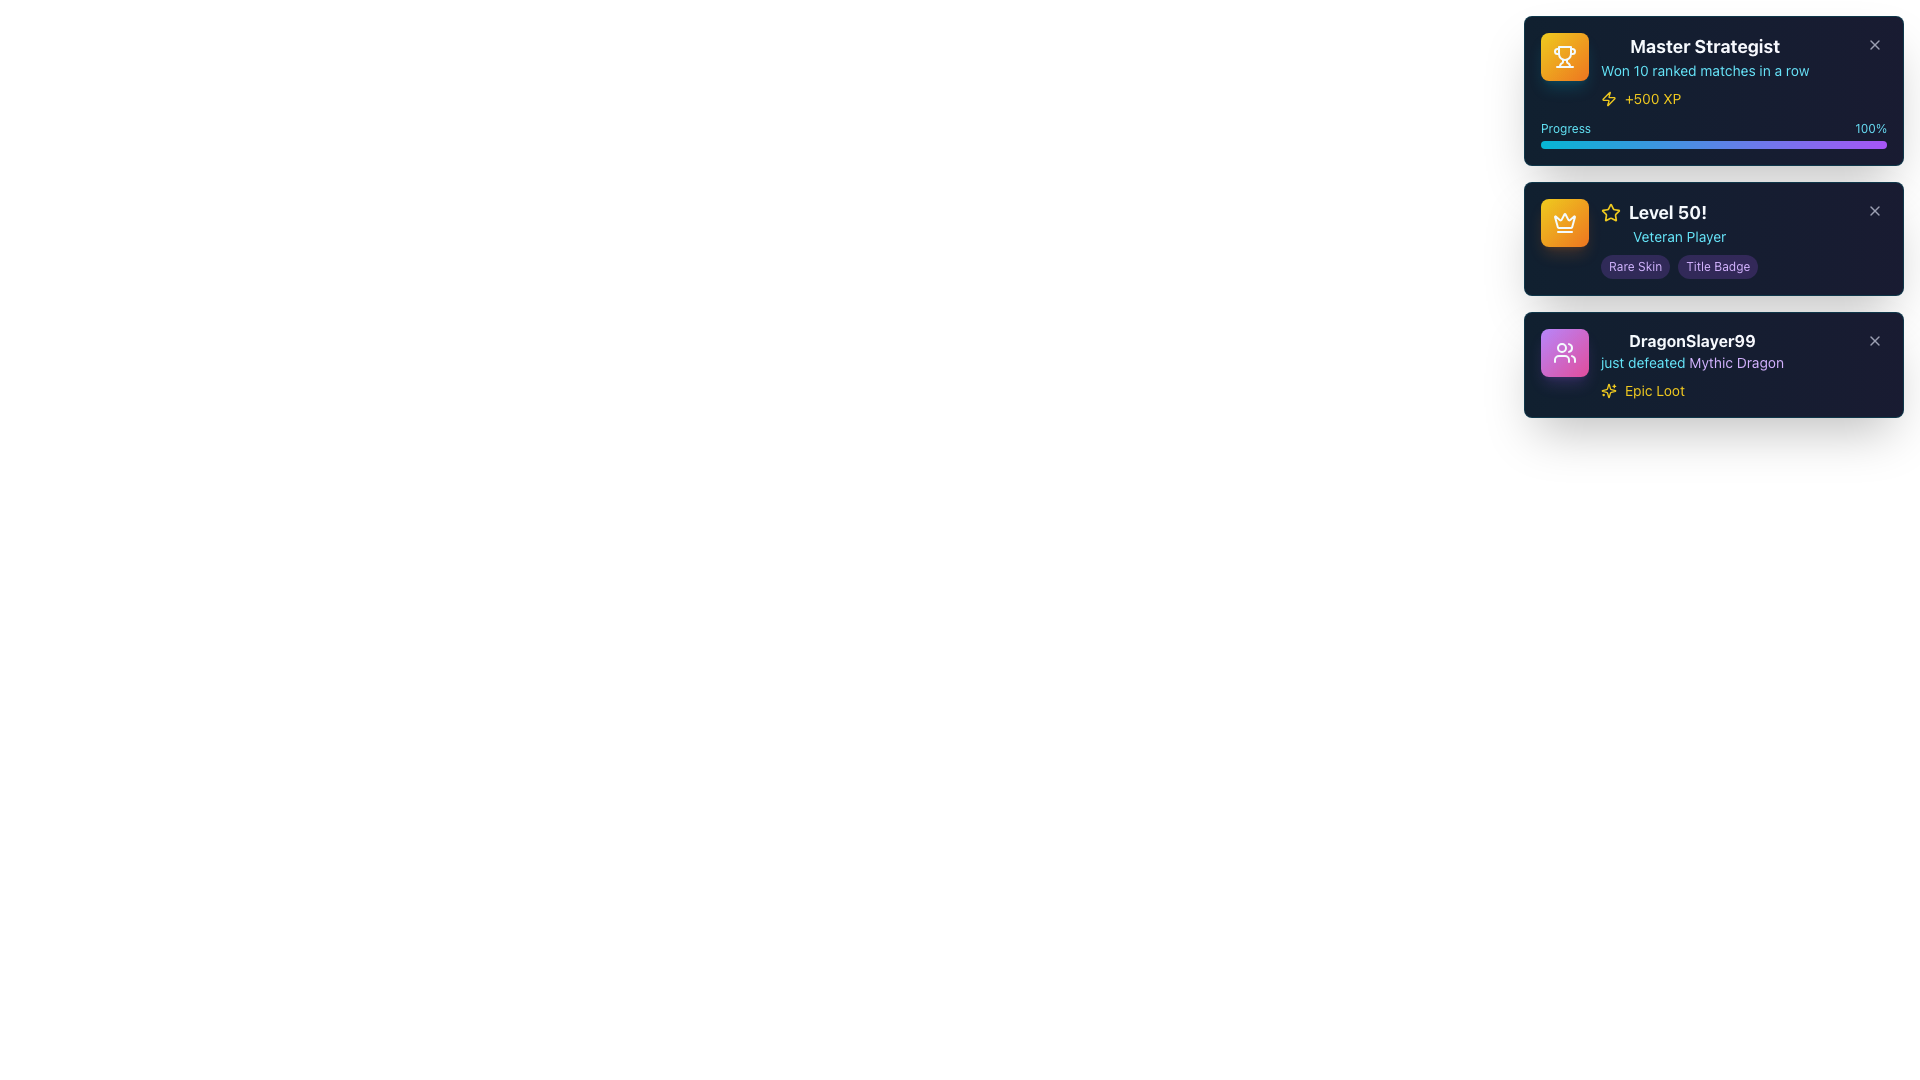 The image size is (1920, 1080). I want to click on the text label displaying 'Veteran Player' in light cyan color, located within the second notification card, positioned between 'Level 50!' and 'Rare Skin', so click(1679, 235).